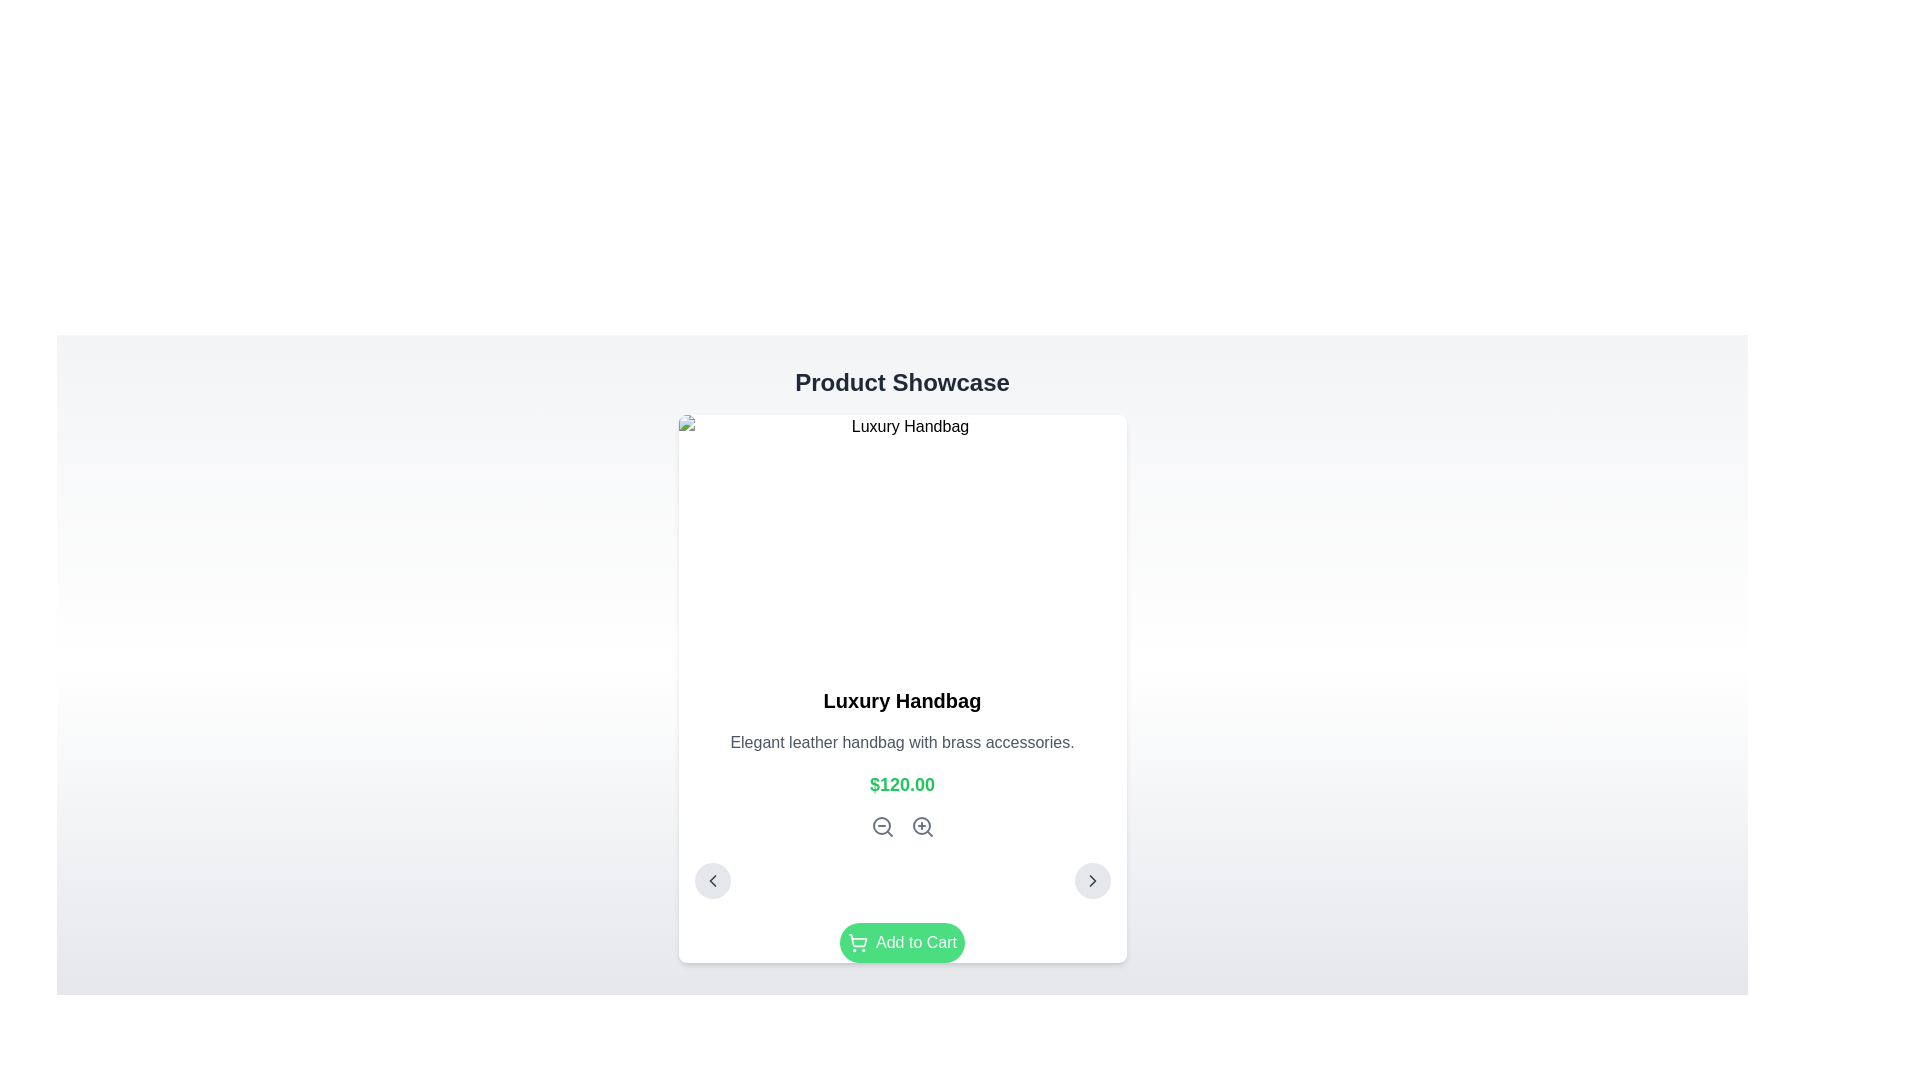  I want to click on the price label displaying '$120.00' in bold green text, located in the middle section of the product card, below the description and above the zoom icons, so click(901, 784).